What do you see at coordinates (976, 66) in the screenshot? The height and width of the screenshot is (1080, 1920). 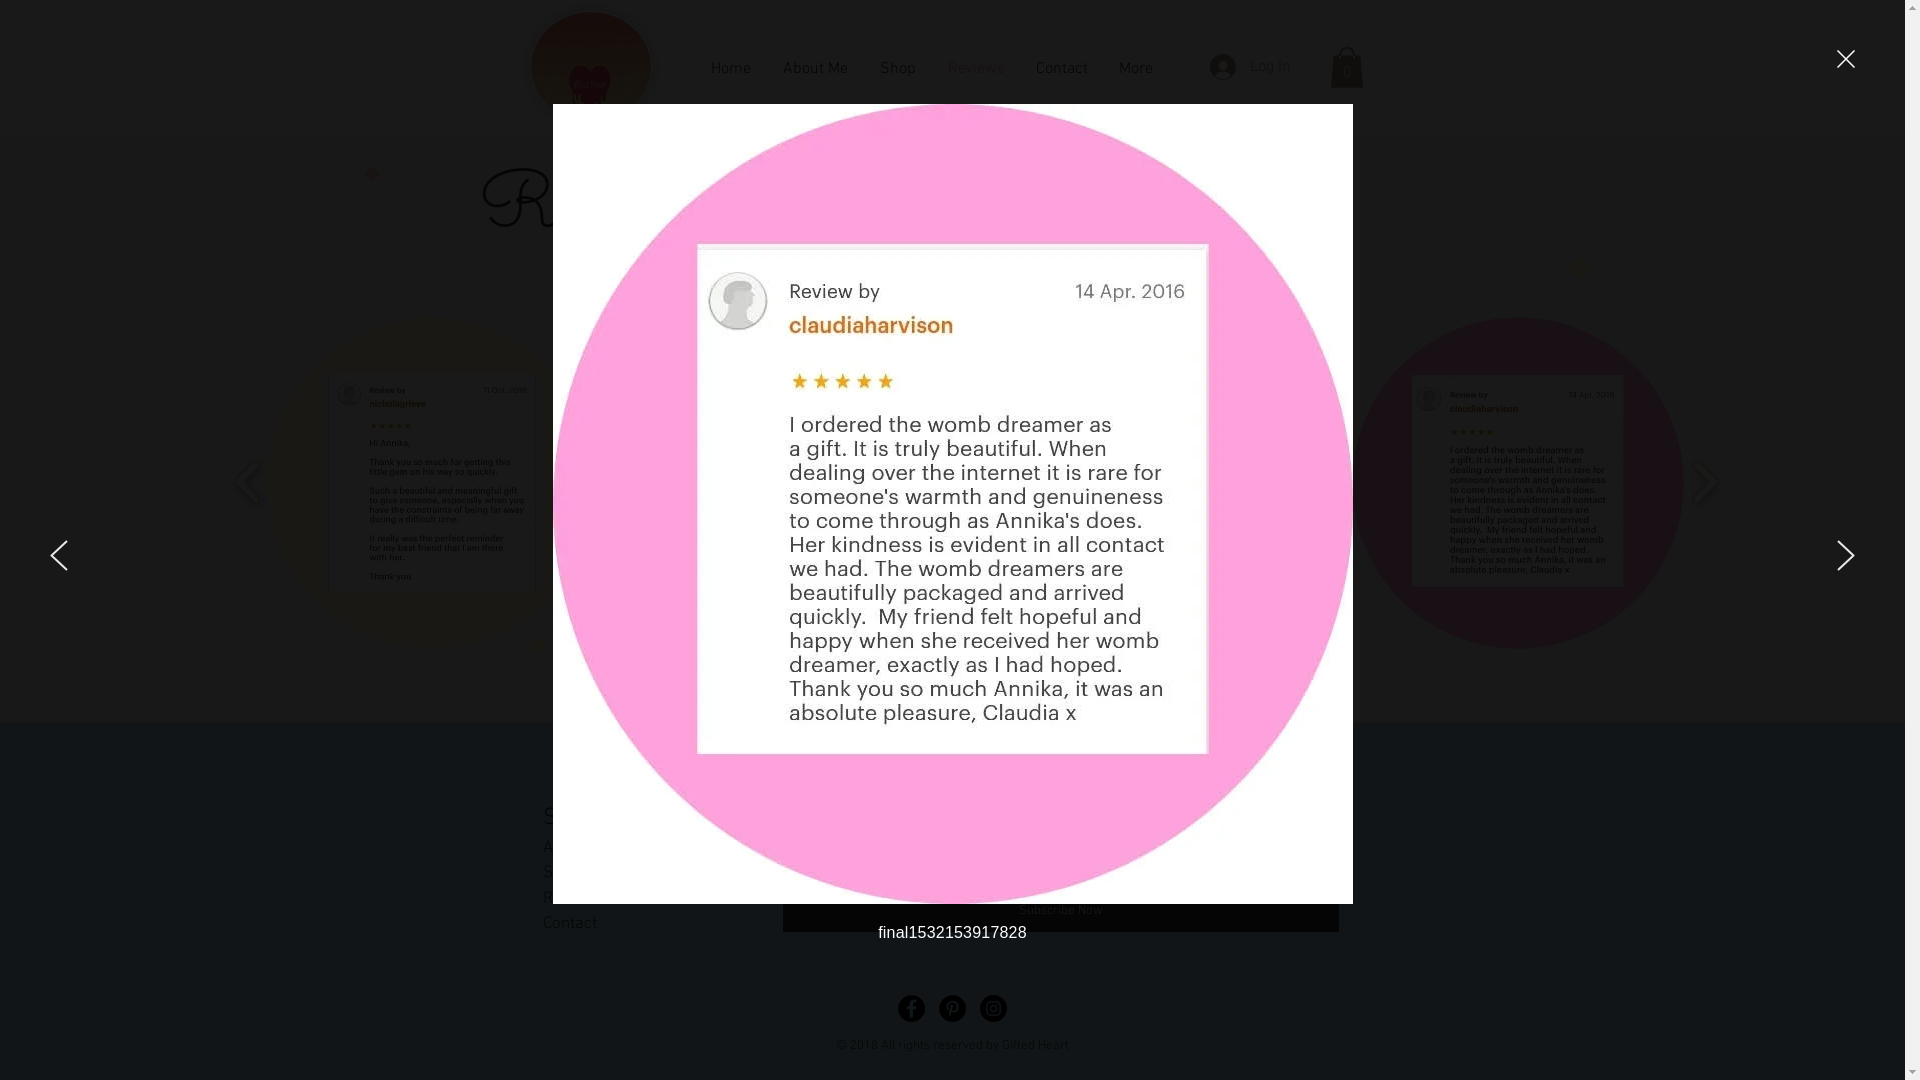 I see `'Reviews'` at bounding box center [976, 66].